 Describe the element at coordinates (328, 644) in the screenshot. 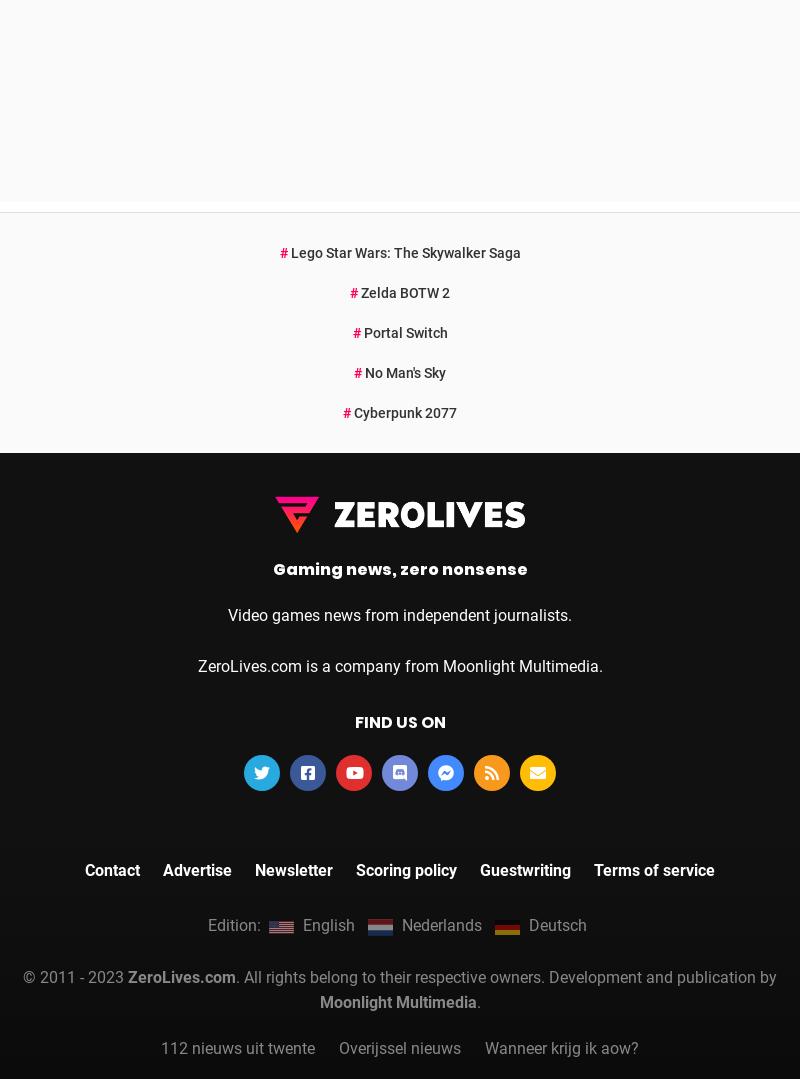

I see `'English'` at that location.